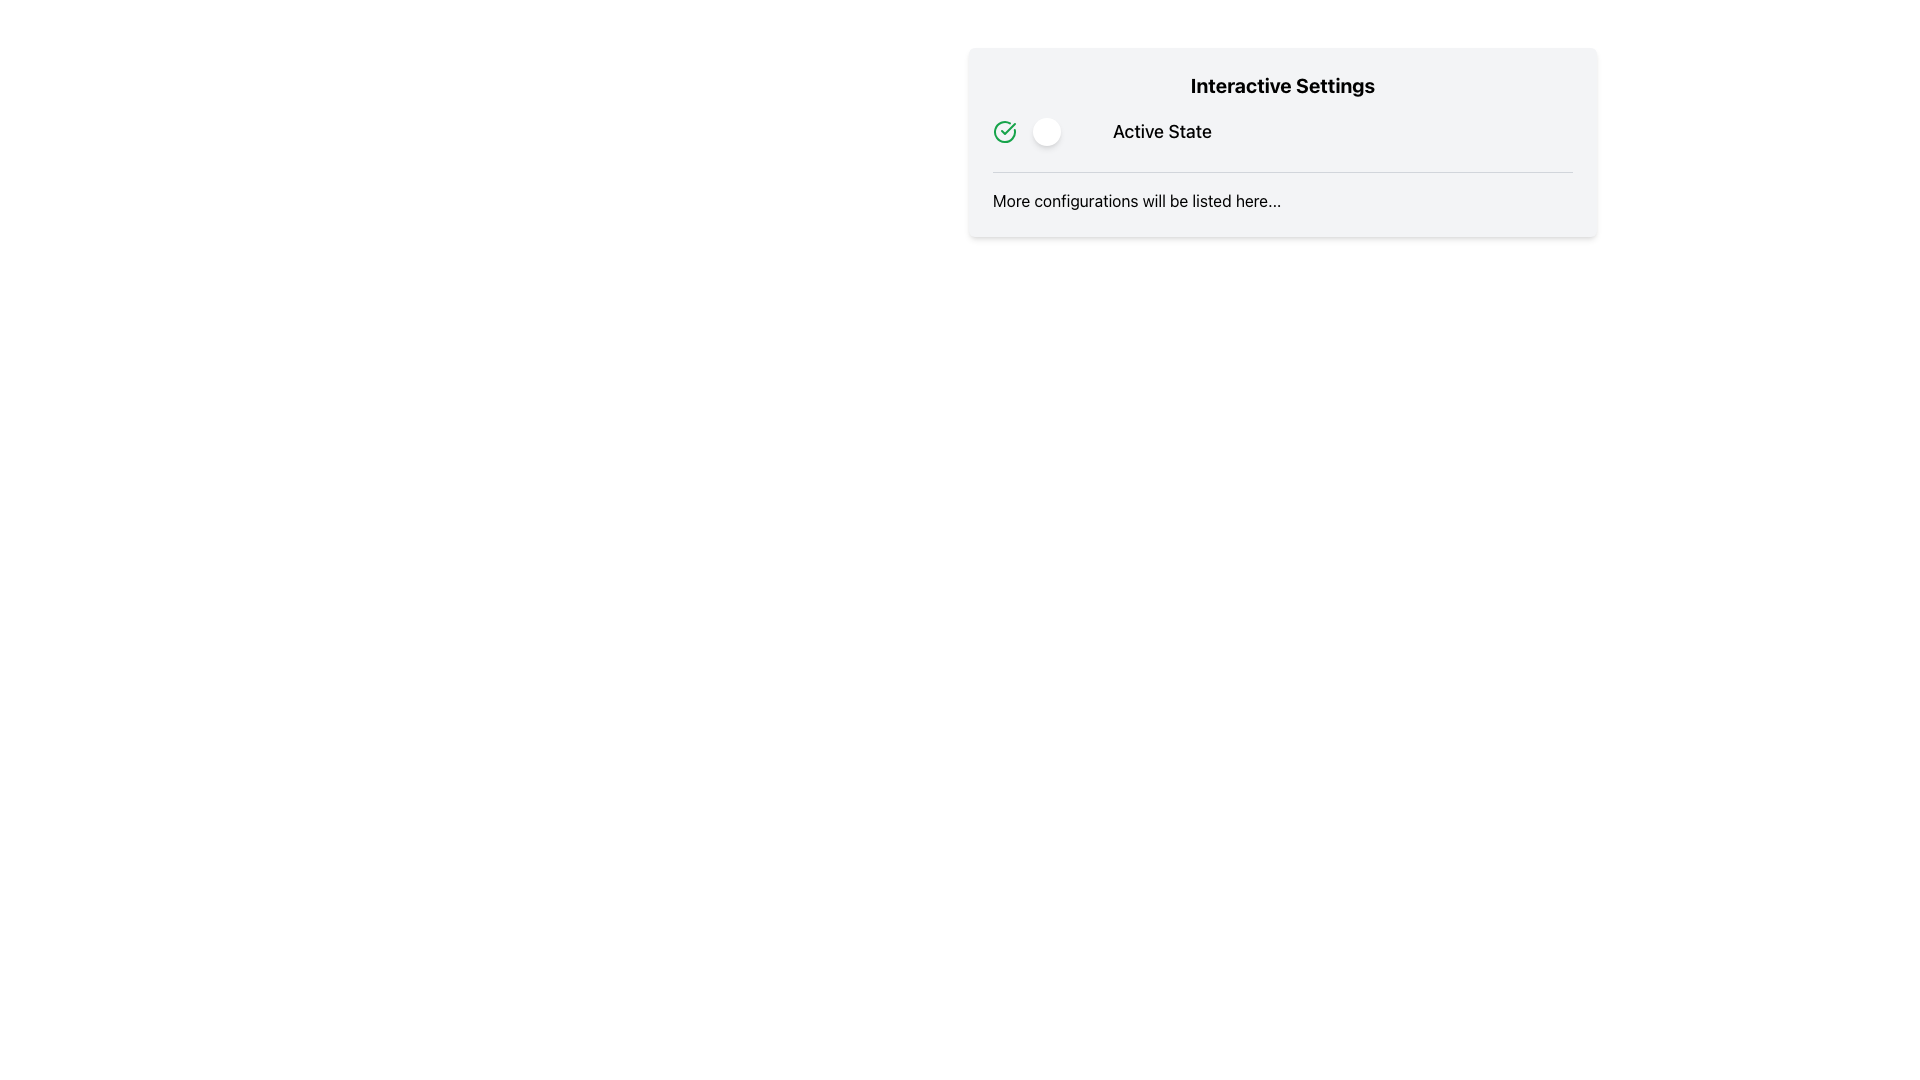  I want to click on the 'Active State' text label located to the right of the toggle switch and green check icon in the 'Interactive Settings' section, so click(1162, 131).